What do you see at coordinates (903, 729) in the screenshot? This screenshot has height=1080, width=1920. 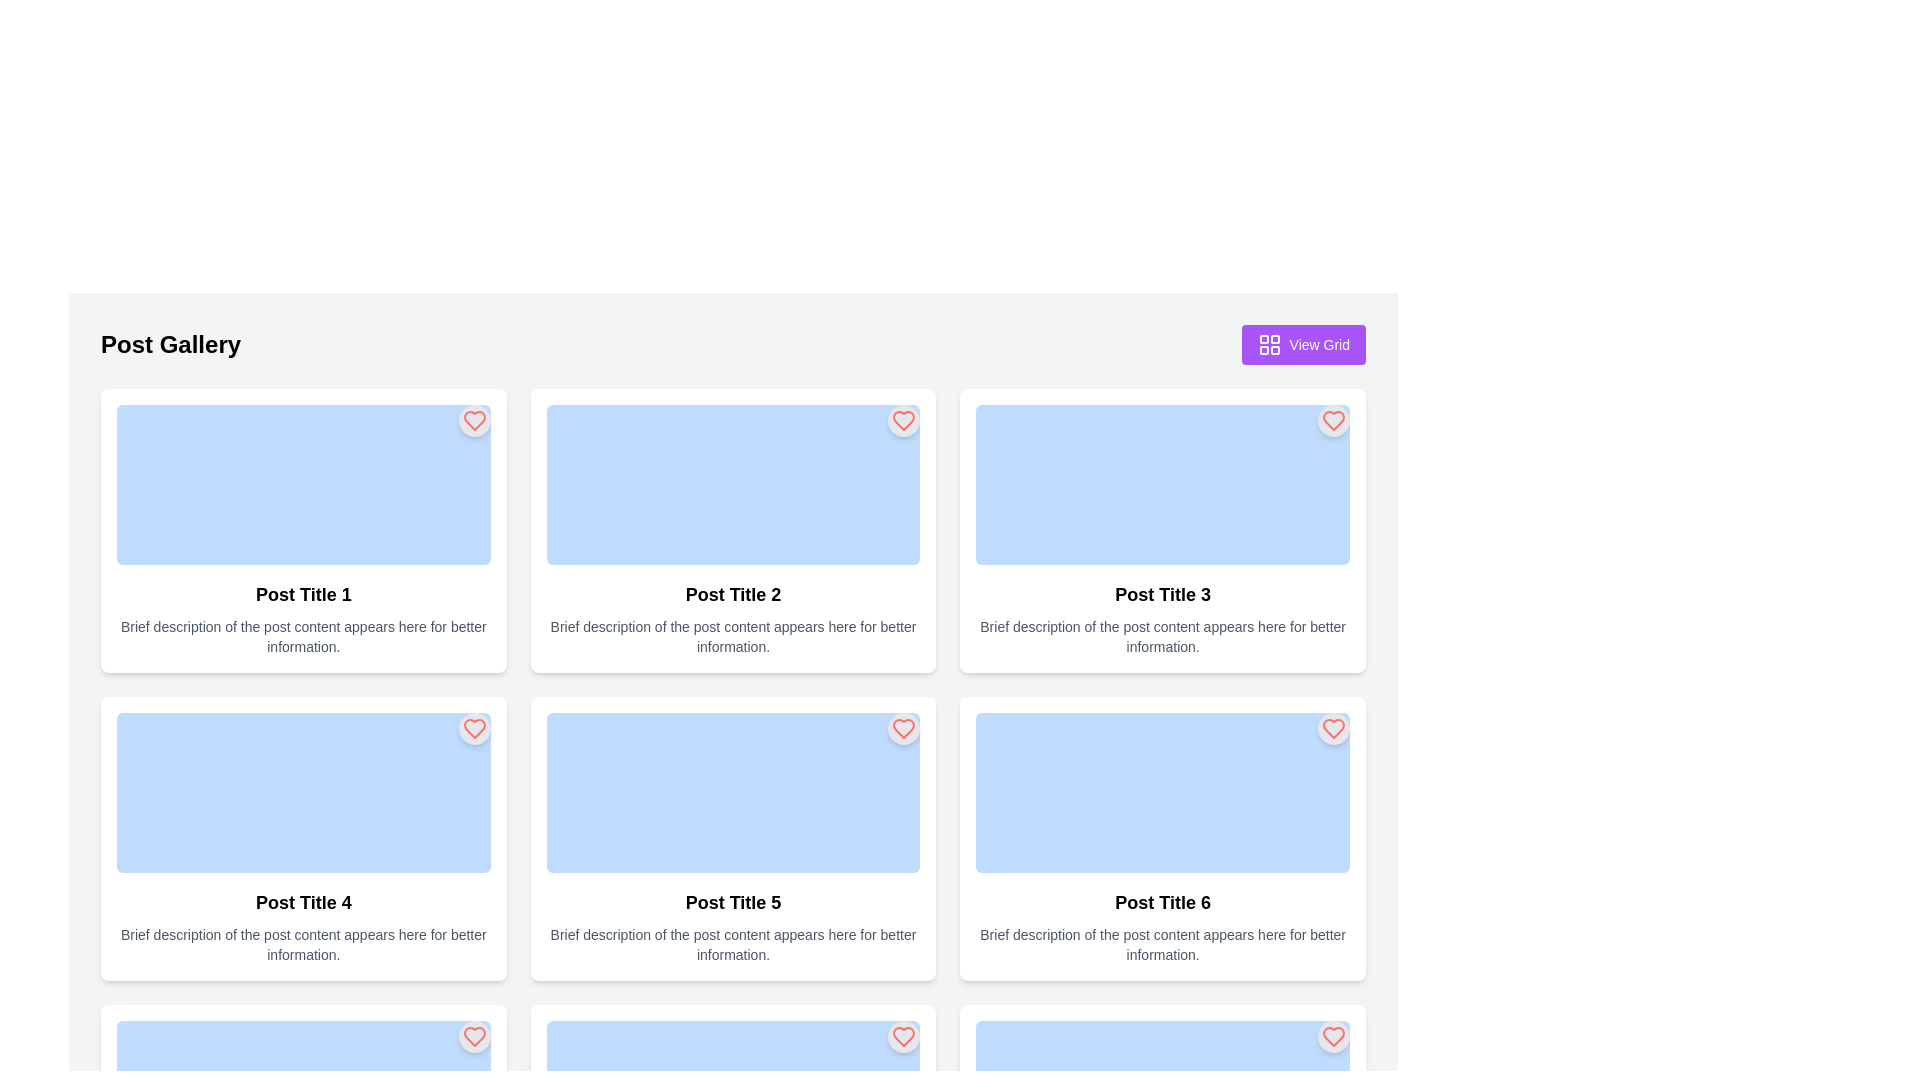 I see `the 'like' or 'favorite' button located in the top-right corner of the post card labeled 'Post Title 5'` at bounding box center [903, 729].